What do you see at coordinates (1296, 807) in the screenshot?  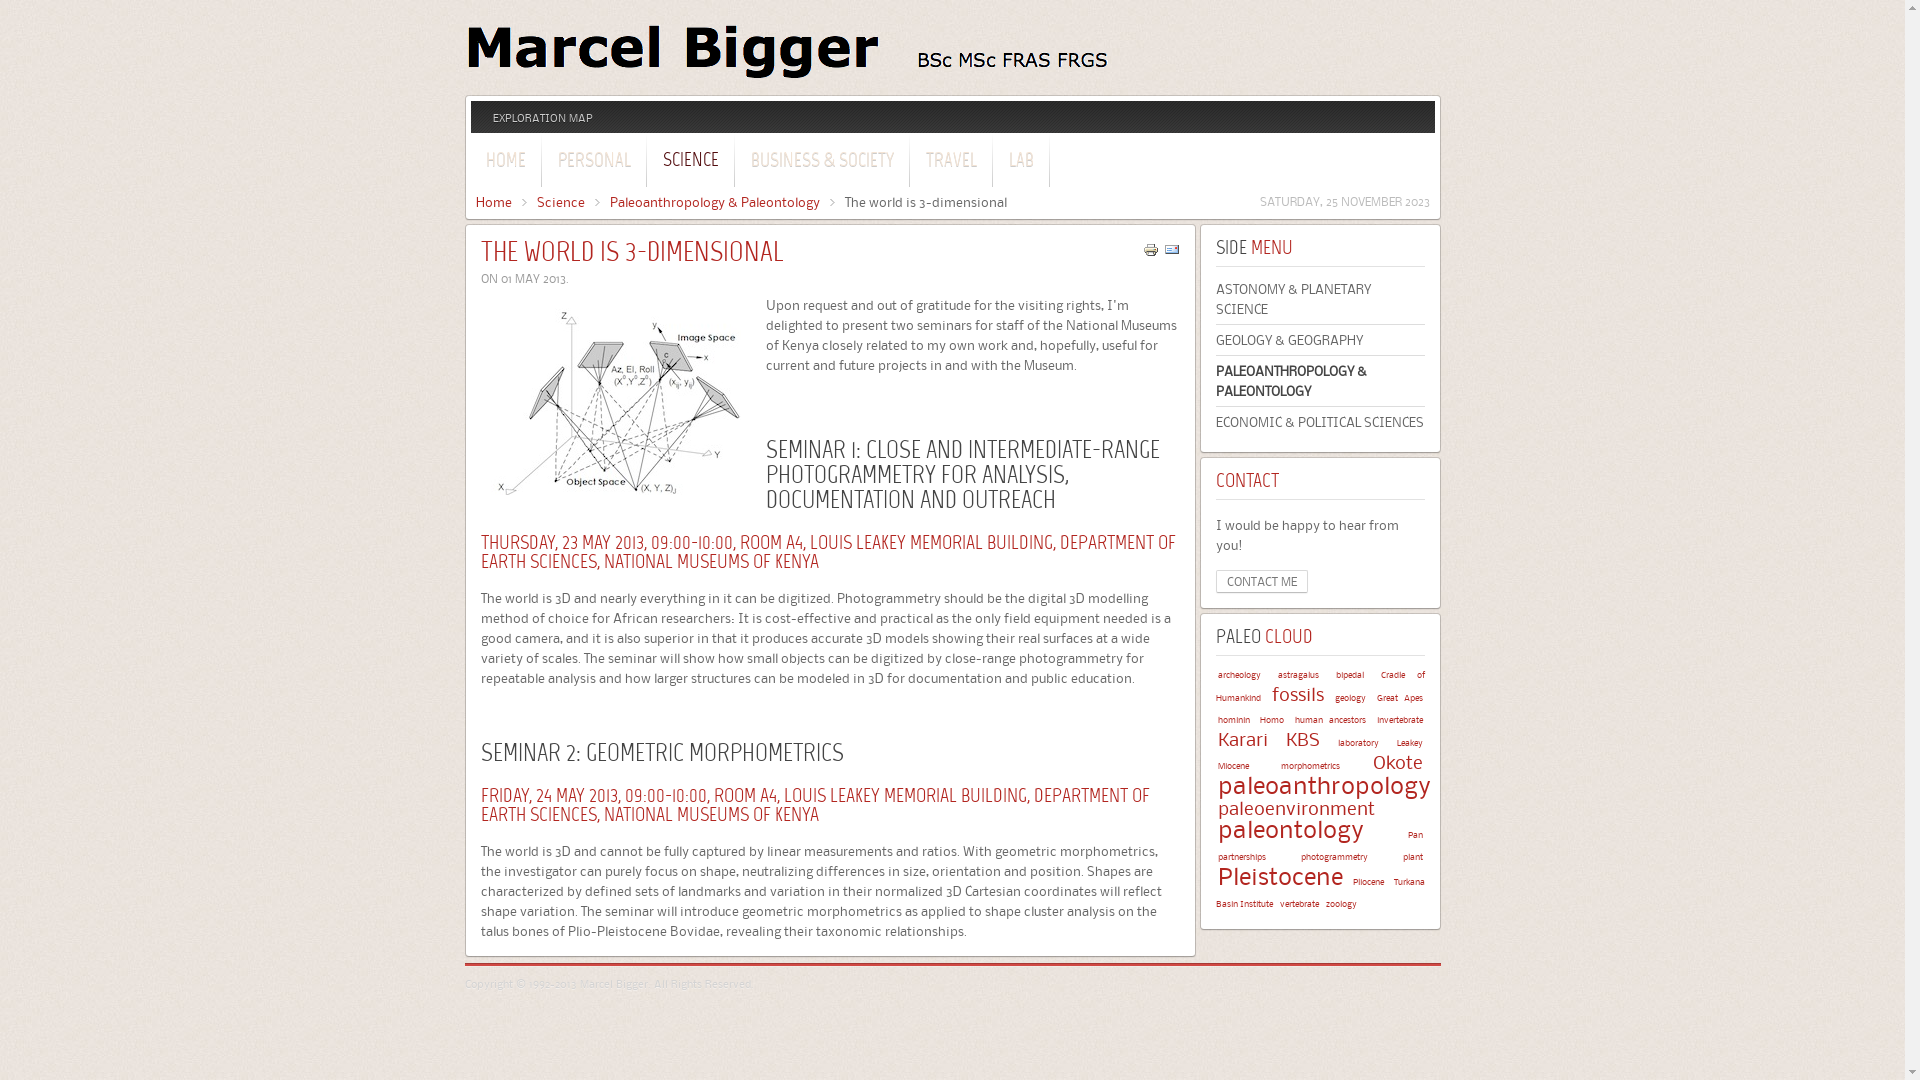 I see `'paleoenvironment'` at bounding box center [1296, 807].